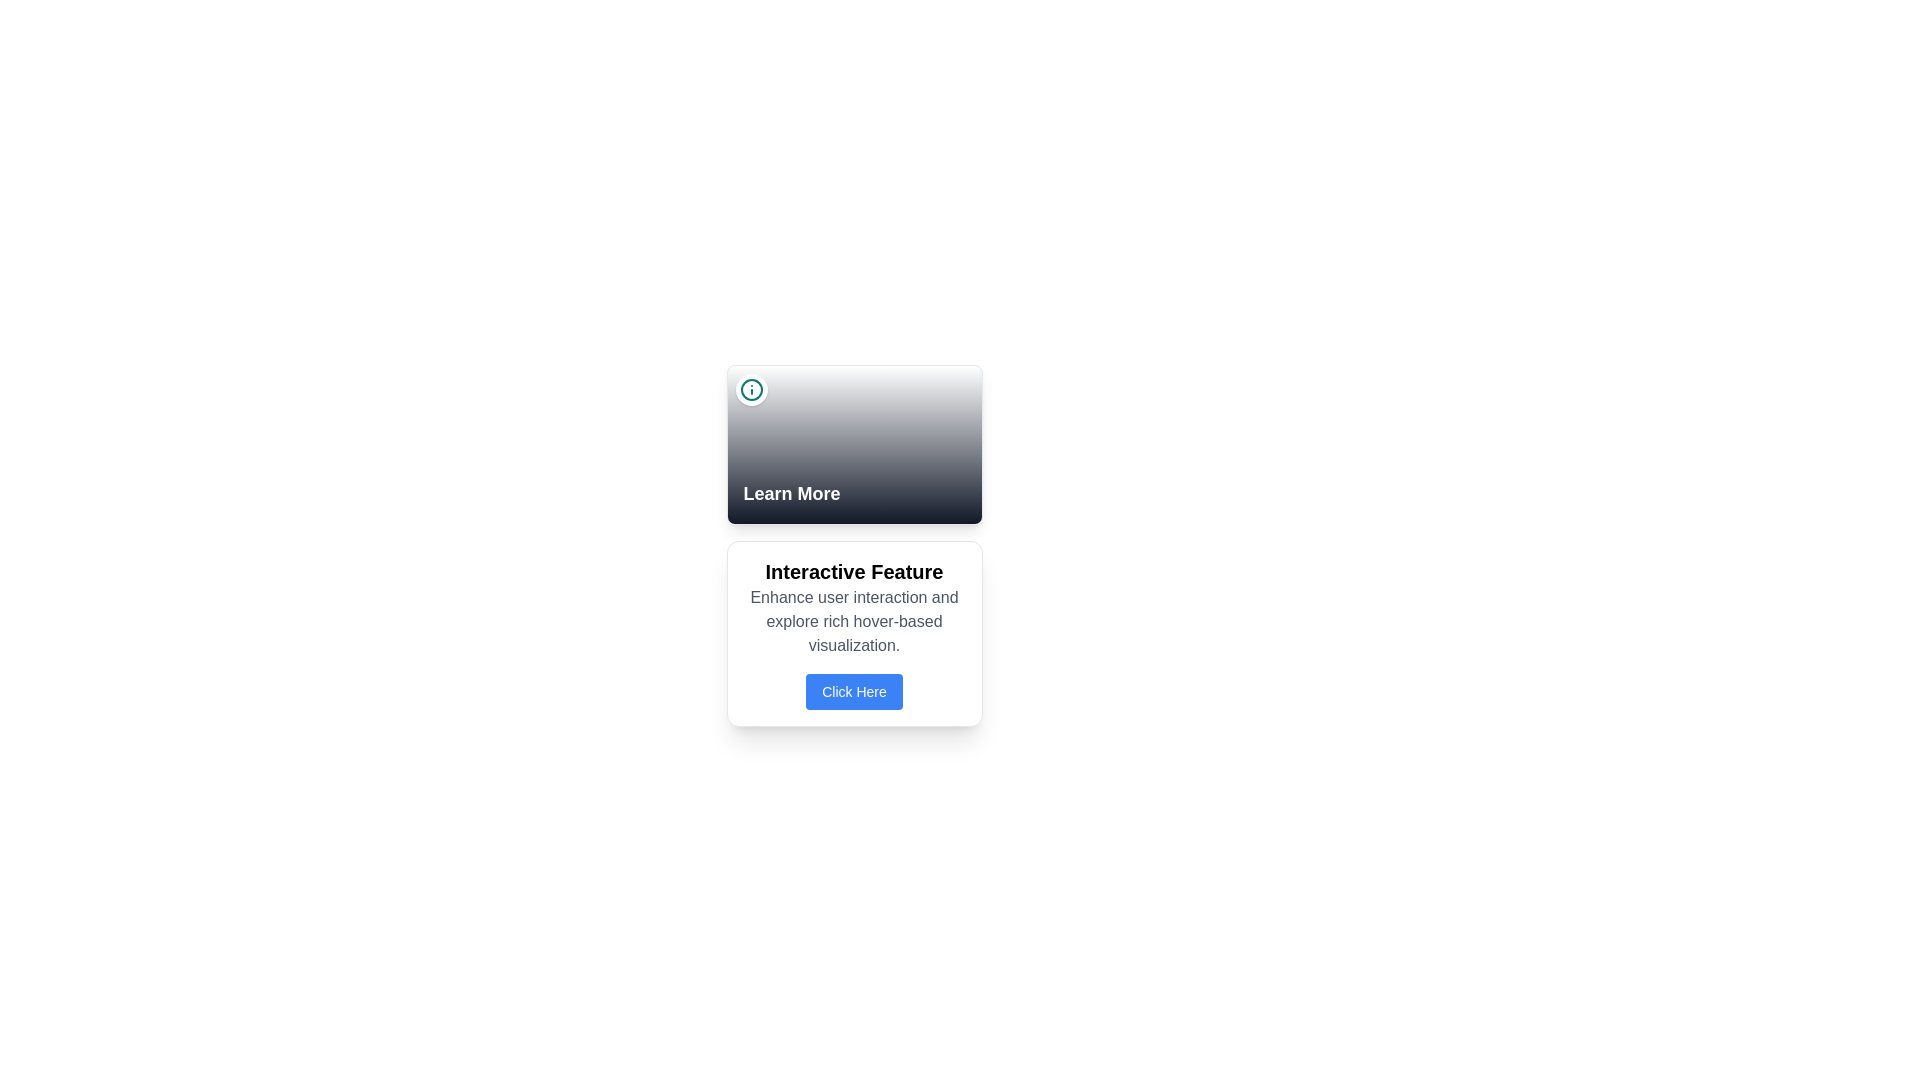 Image resolution: width=1920 pixels, height=1080 pixels. Describe the element at coordinates (750, 389) in the screenshot. I see `the SVG circle element that visually indicates additional information related to the 'Learn More' section, located in the top-left area of the card` at that location.